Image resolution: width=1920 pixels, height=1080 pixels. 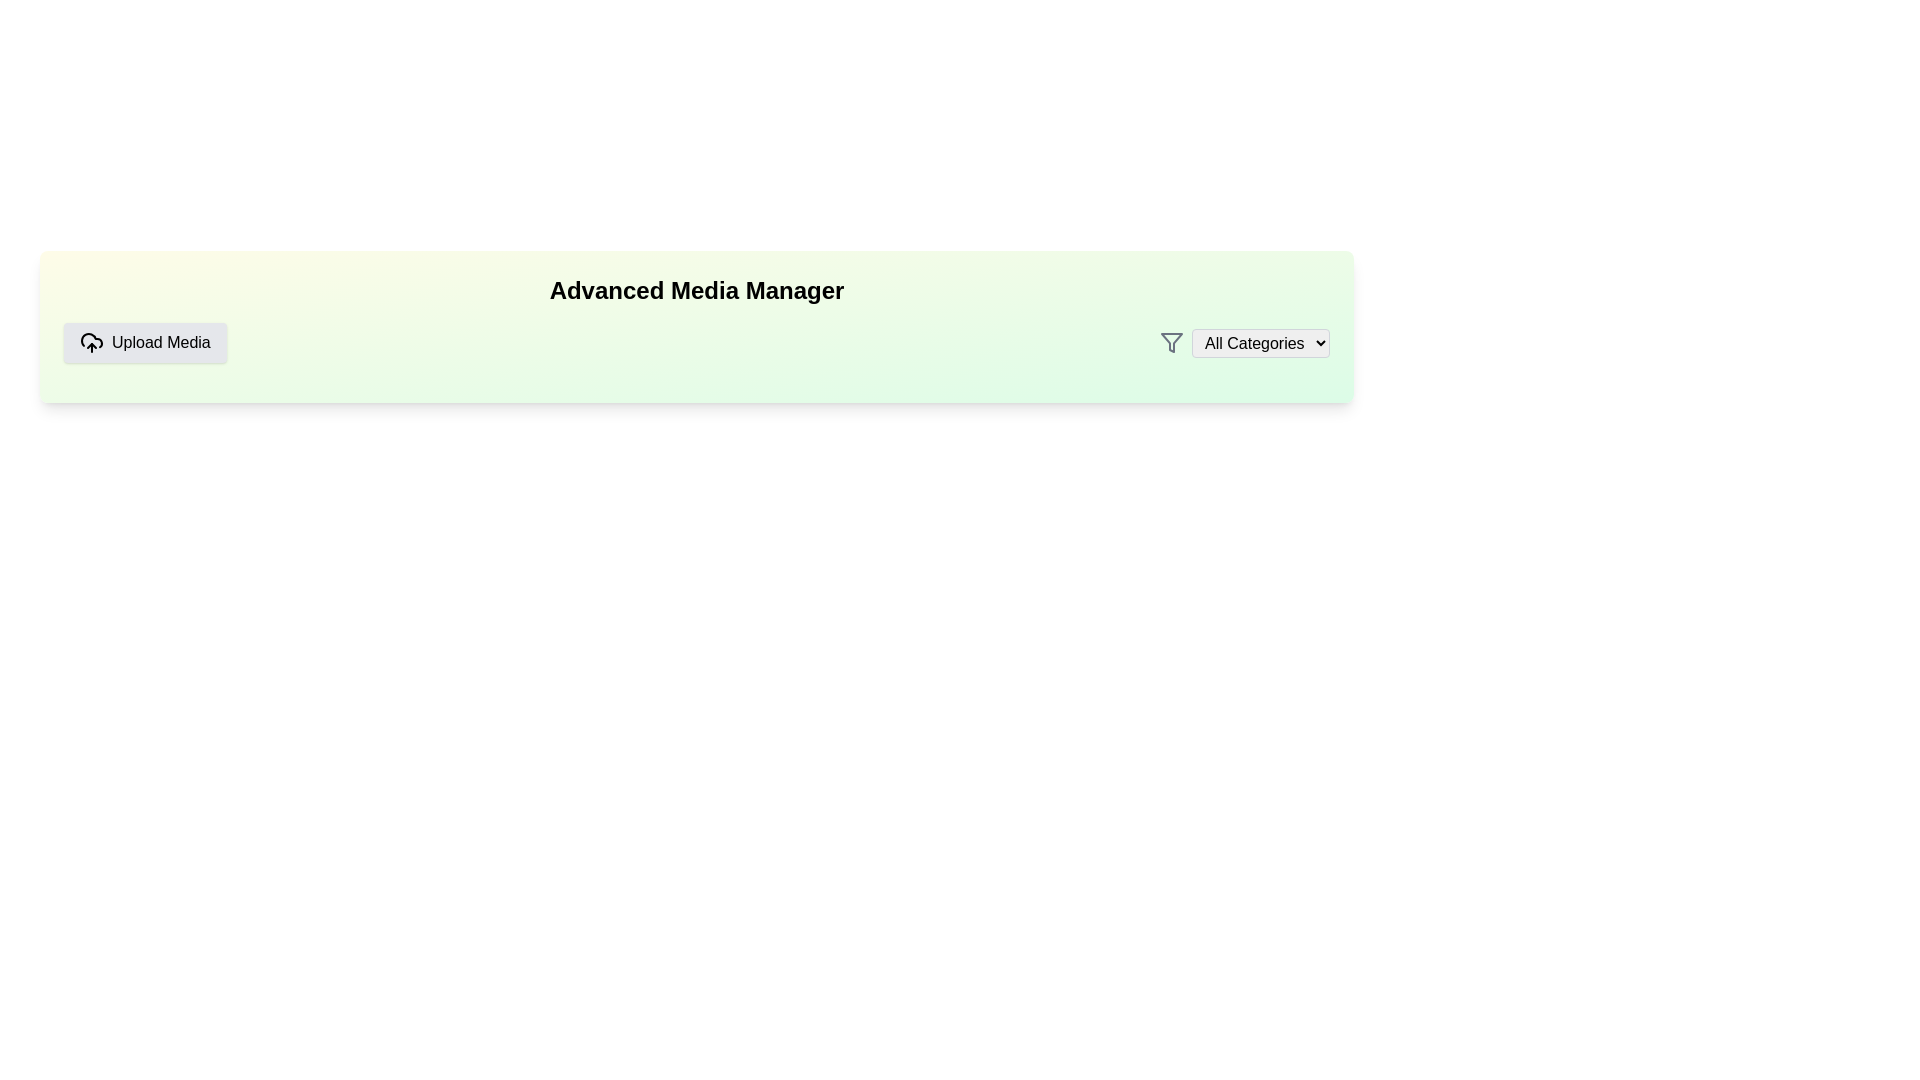 I want to click on the funnel icon located to the left of the 'All Categories' dropdown menu, which is depicted as a triangular shape narrowing downward with a vertical bar extending from its tip, so click(x=1171, y=342).